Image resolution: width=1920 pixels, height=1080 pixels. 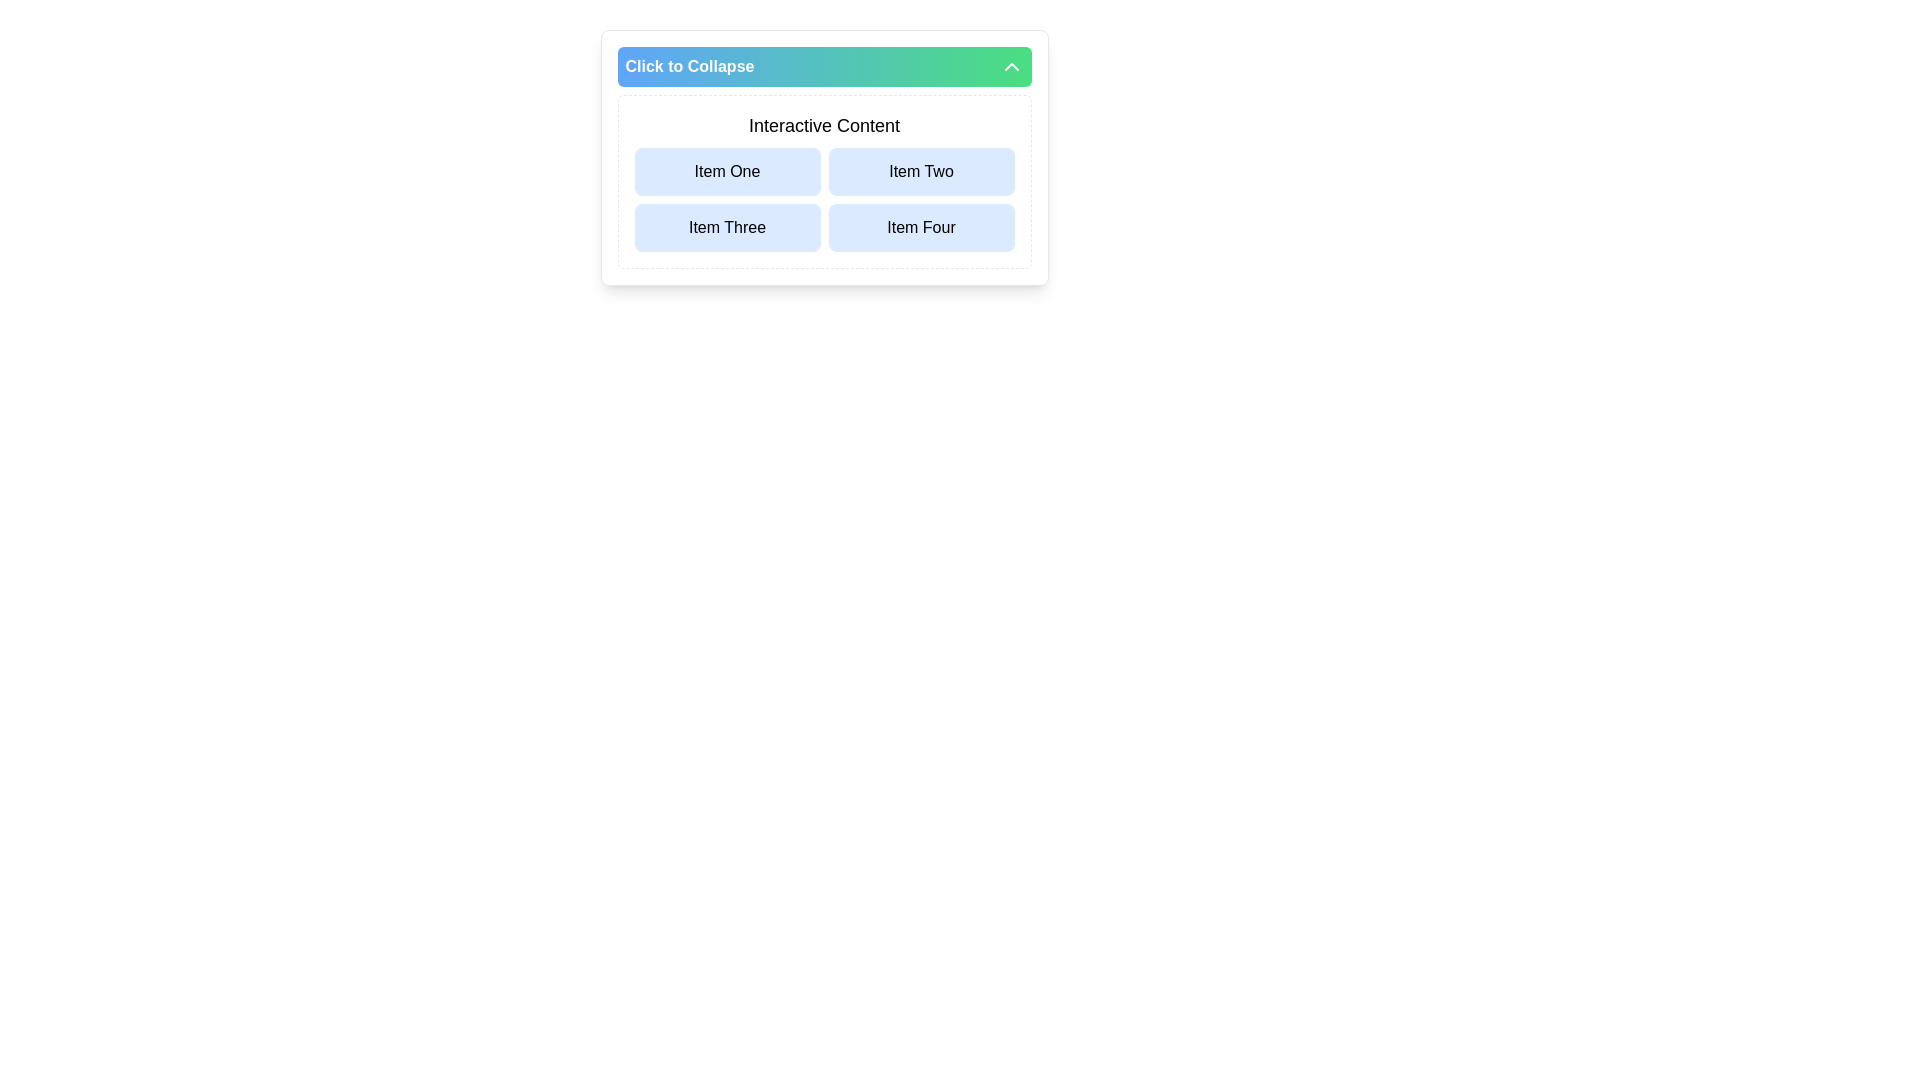 I want to click on the static labeled element indicating 'Item Three', which is positioned in the second row and first column of a grid layout, so click(x=726, y=226).